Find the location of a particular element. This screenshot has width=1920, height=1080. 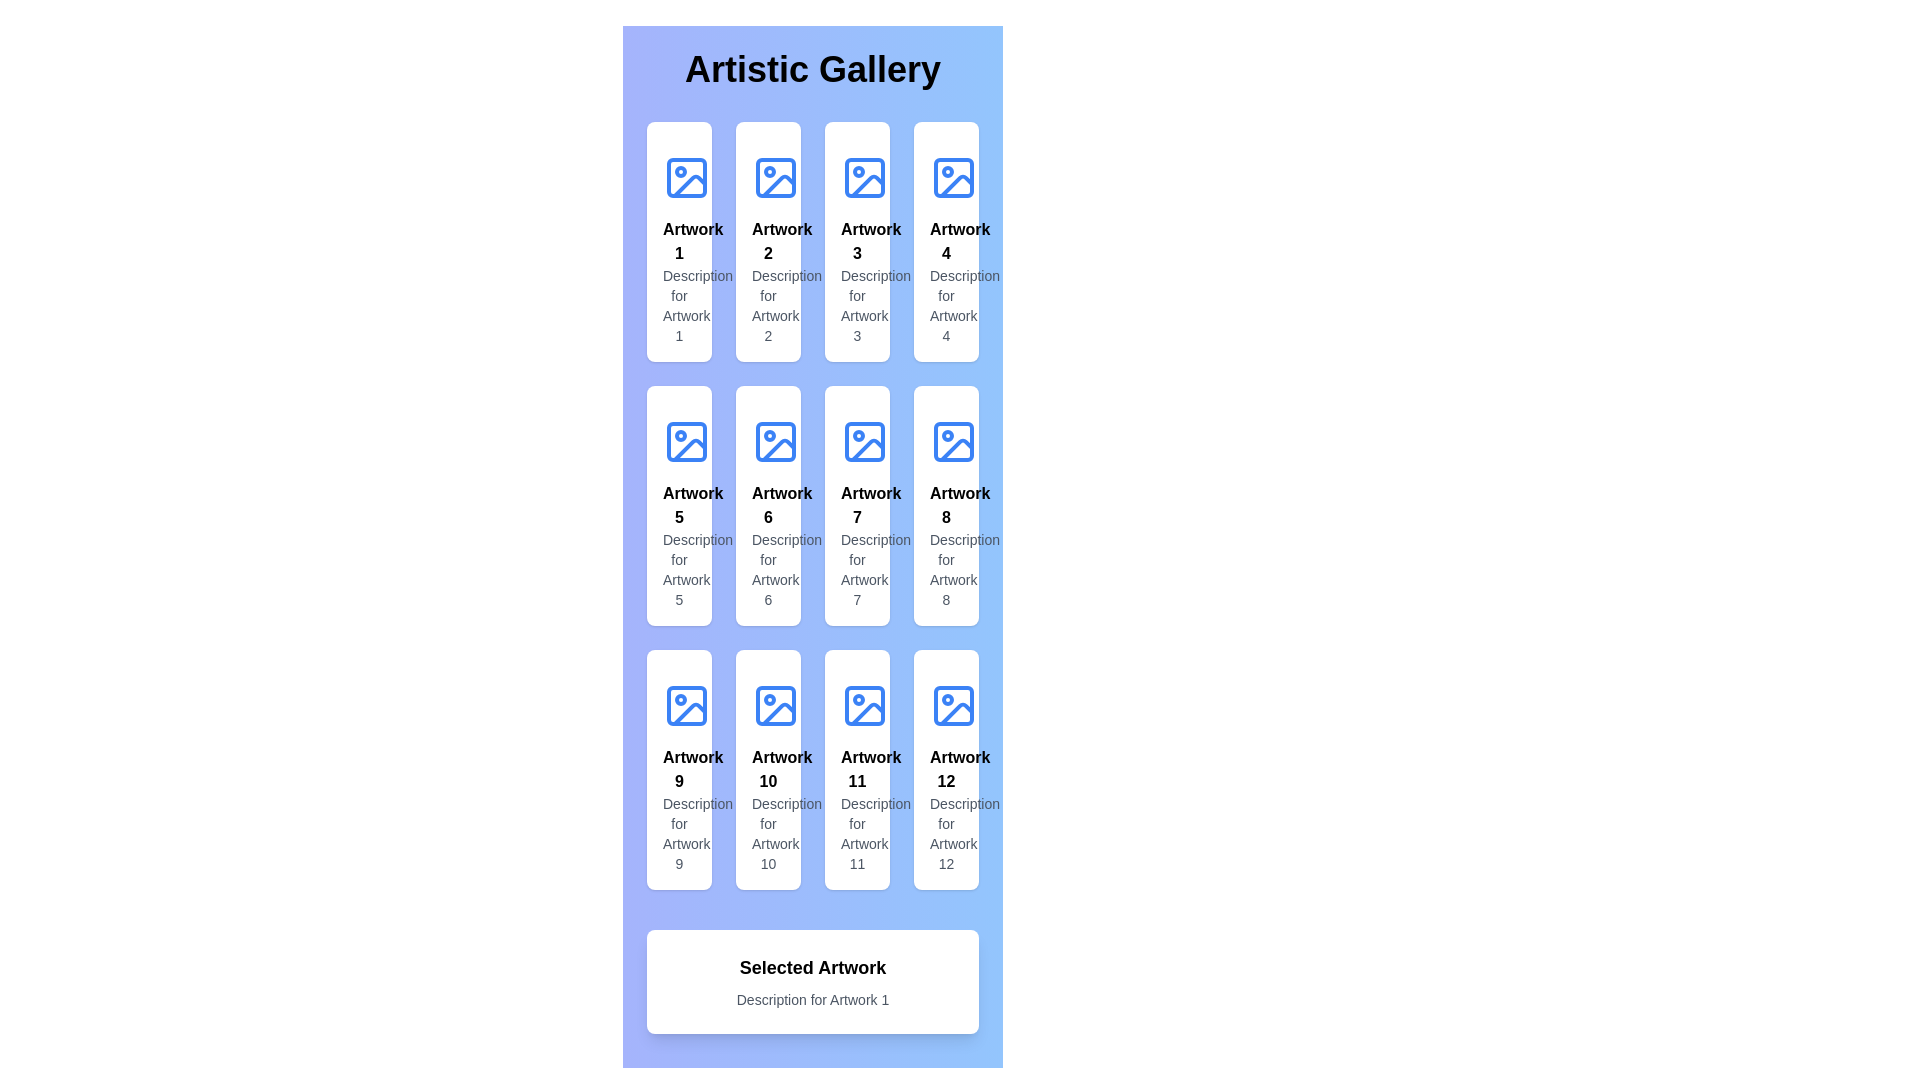

the diagonal line with an arrow-like feature in the ninth artwork thumbnail (row three, column one) of the SVG icon is located at coordinates (690, 712).